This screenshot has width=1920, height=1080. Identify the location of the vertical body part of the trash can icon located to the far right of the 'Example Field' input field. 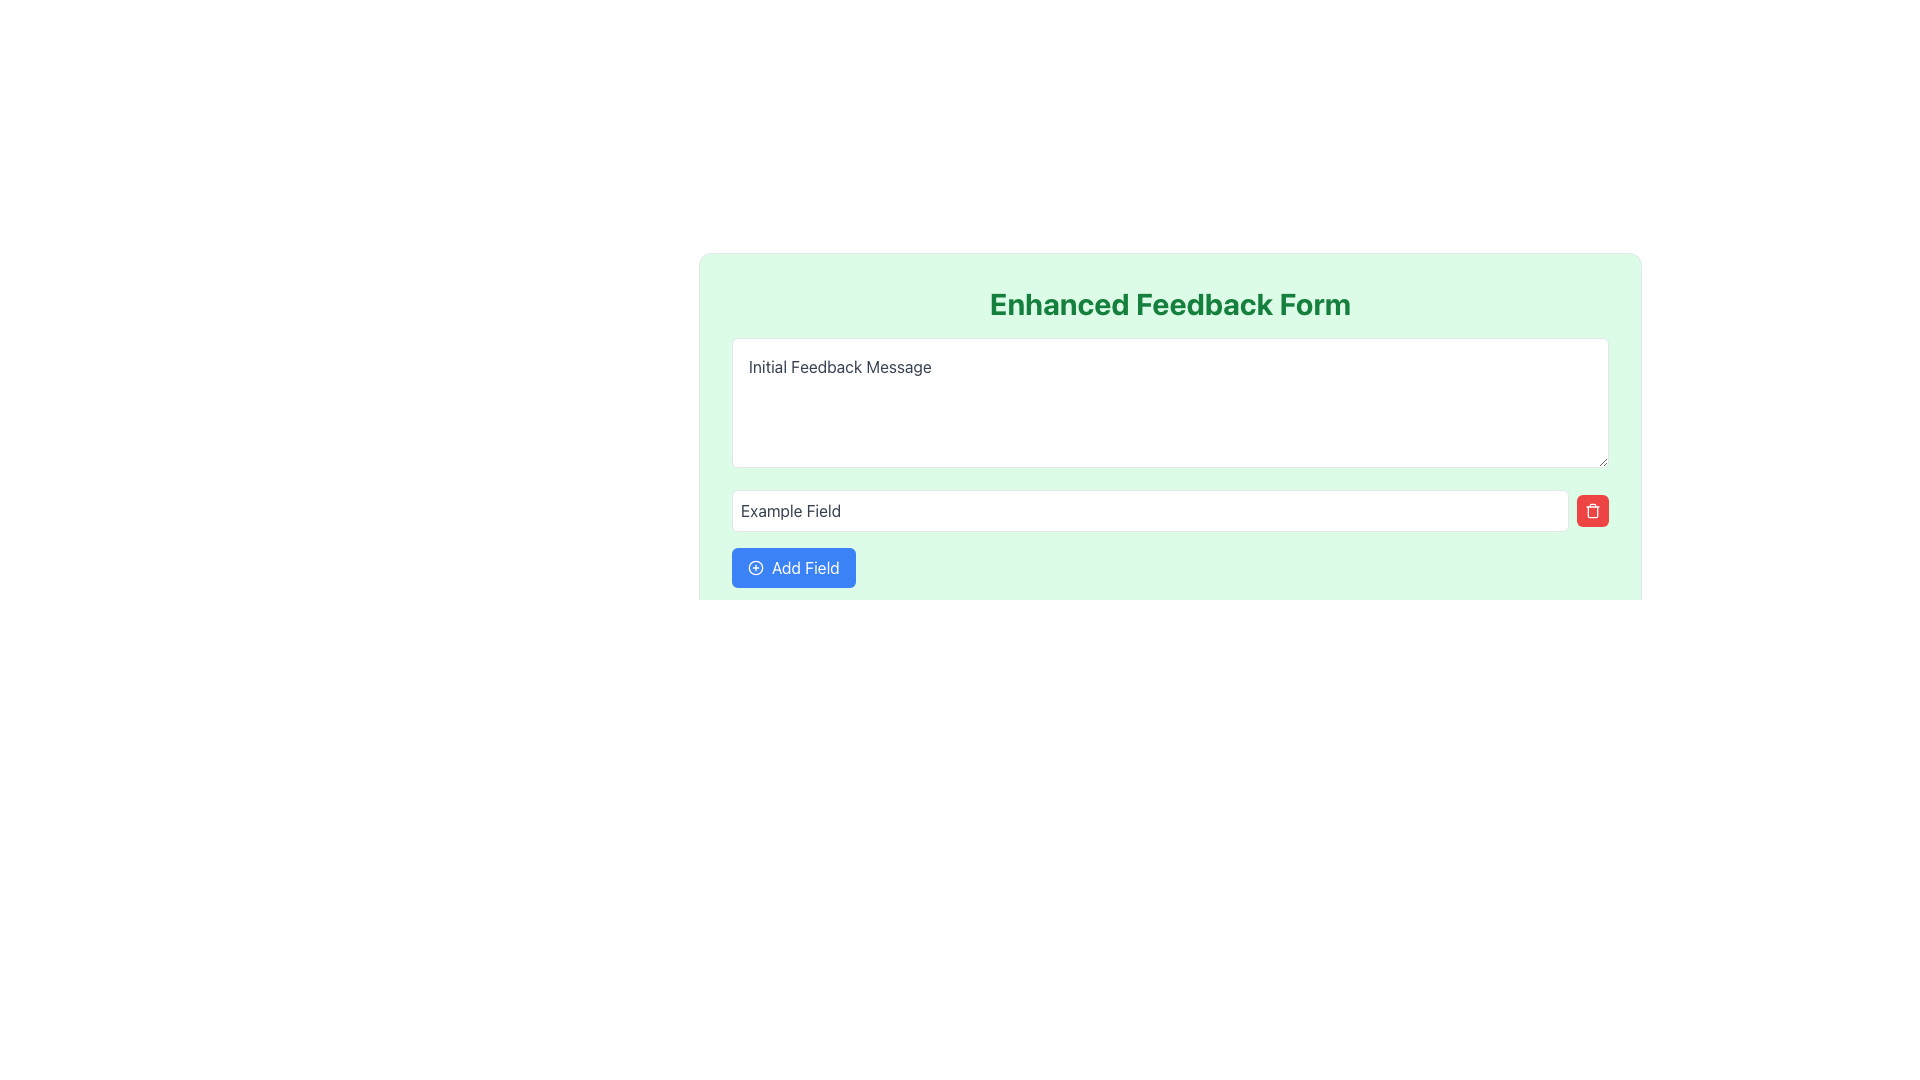
(1592, 511).